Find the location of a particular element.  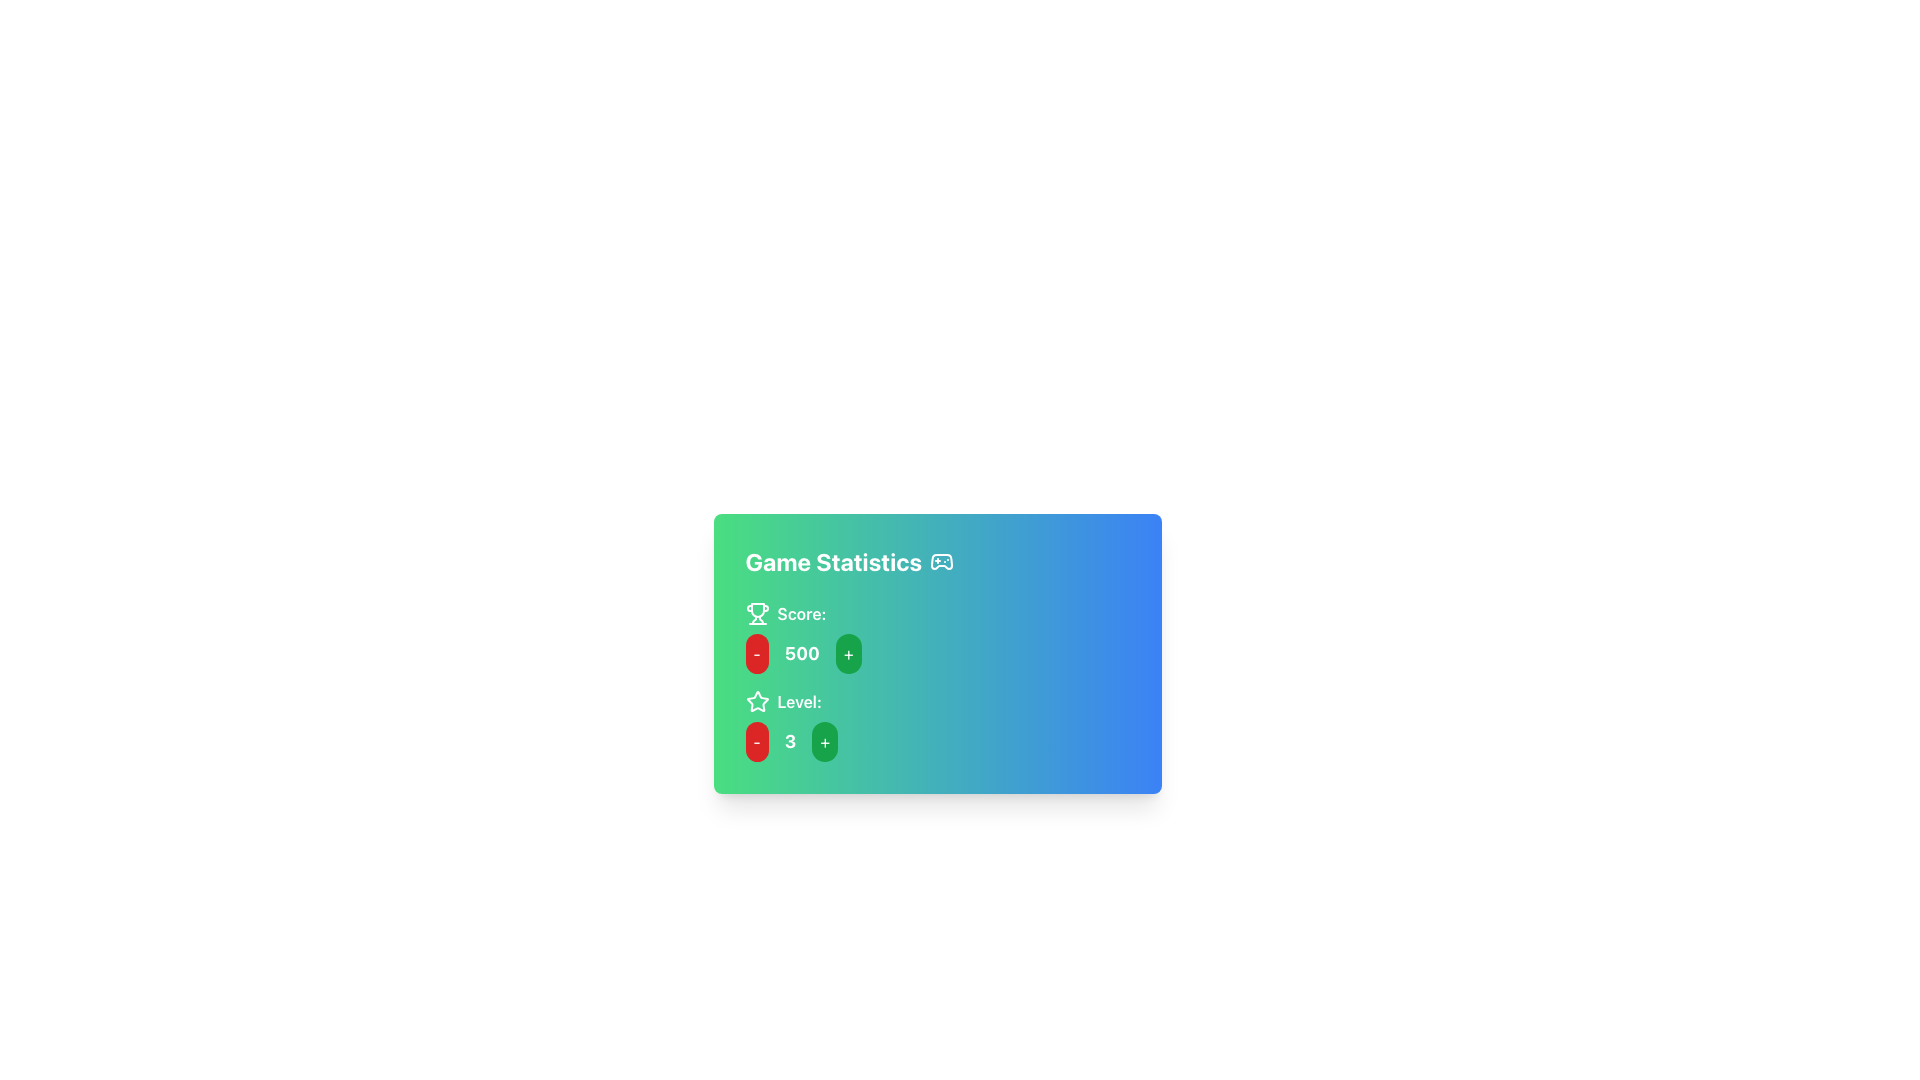

the increment button located to the right of the numeric display labeled 'Score' and the red circular '-' button is located at coordinates (848, 654).